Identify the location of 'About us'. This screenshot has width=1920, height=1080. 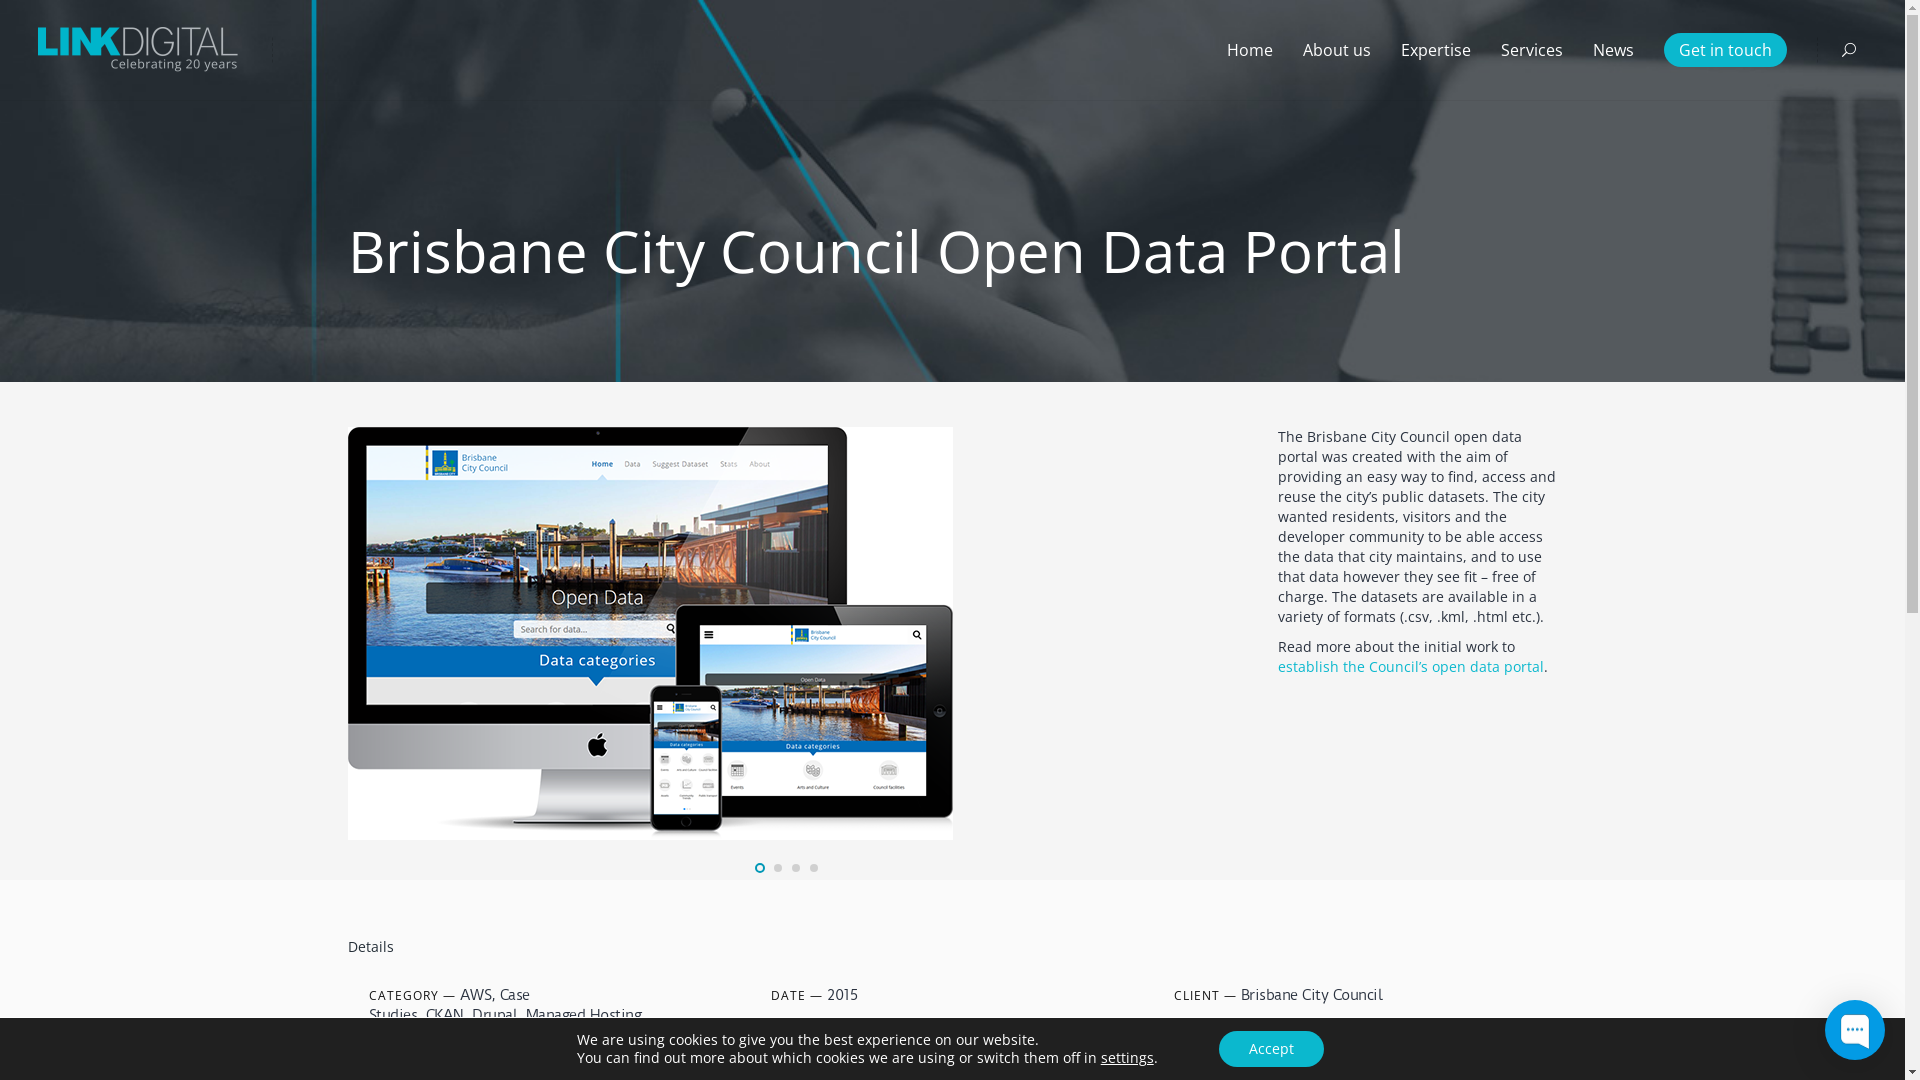
(1337, 49).